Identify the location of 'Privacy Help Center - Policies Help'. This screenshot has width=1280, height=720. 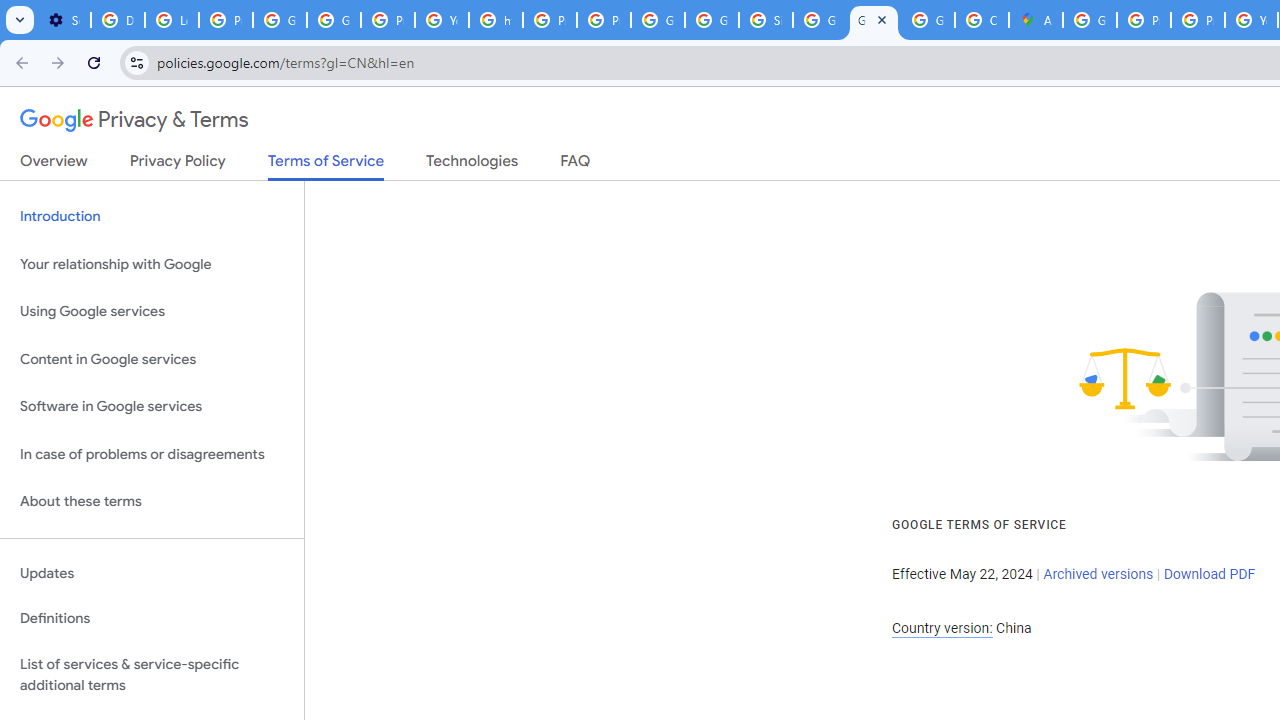
(1198, 20).